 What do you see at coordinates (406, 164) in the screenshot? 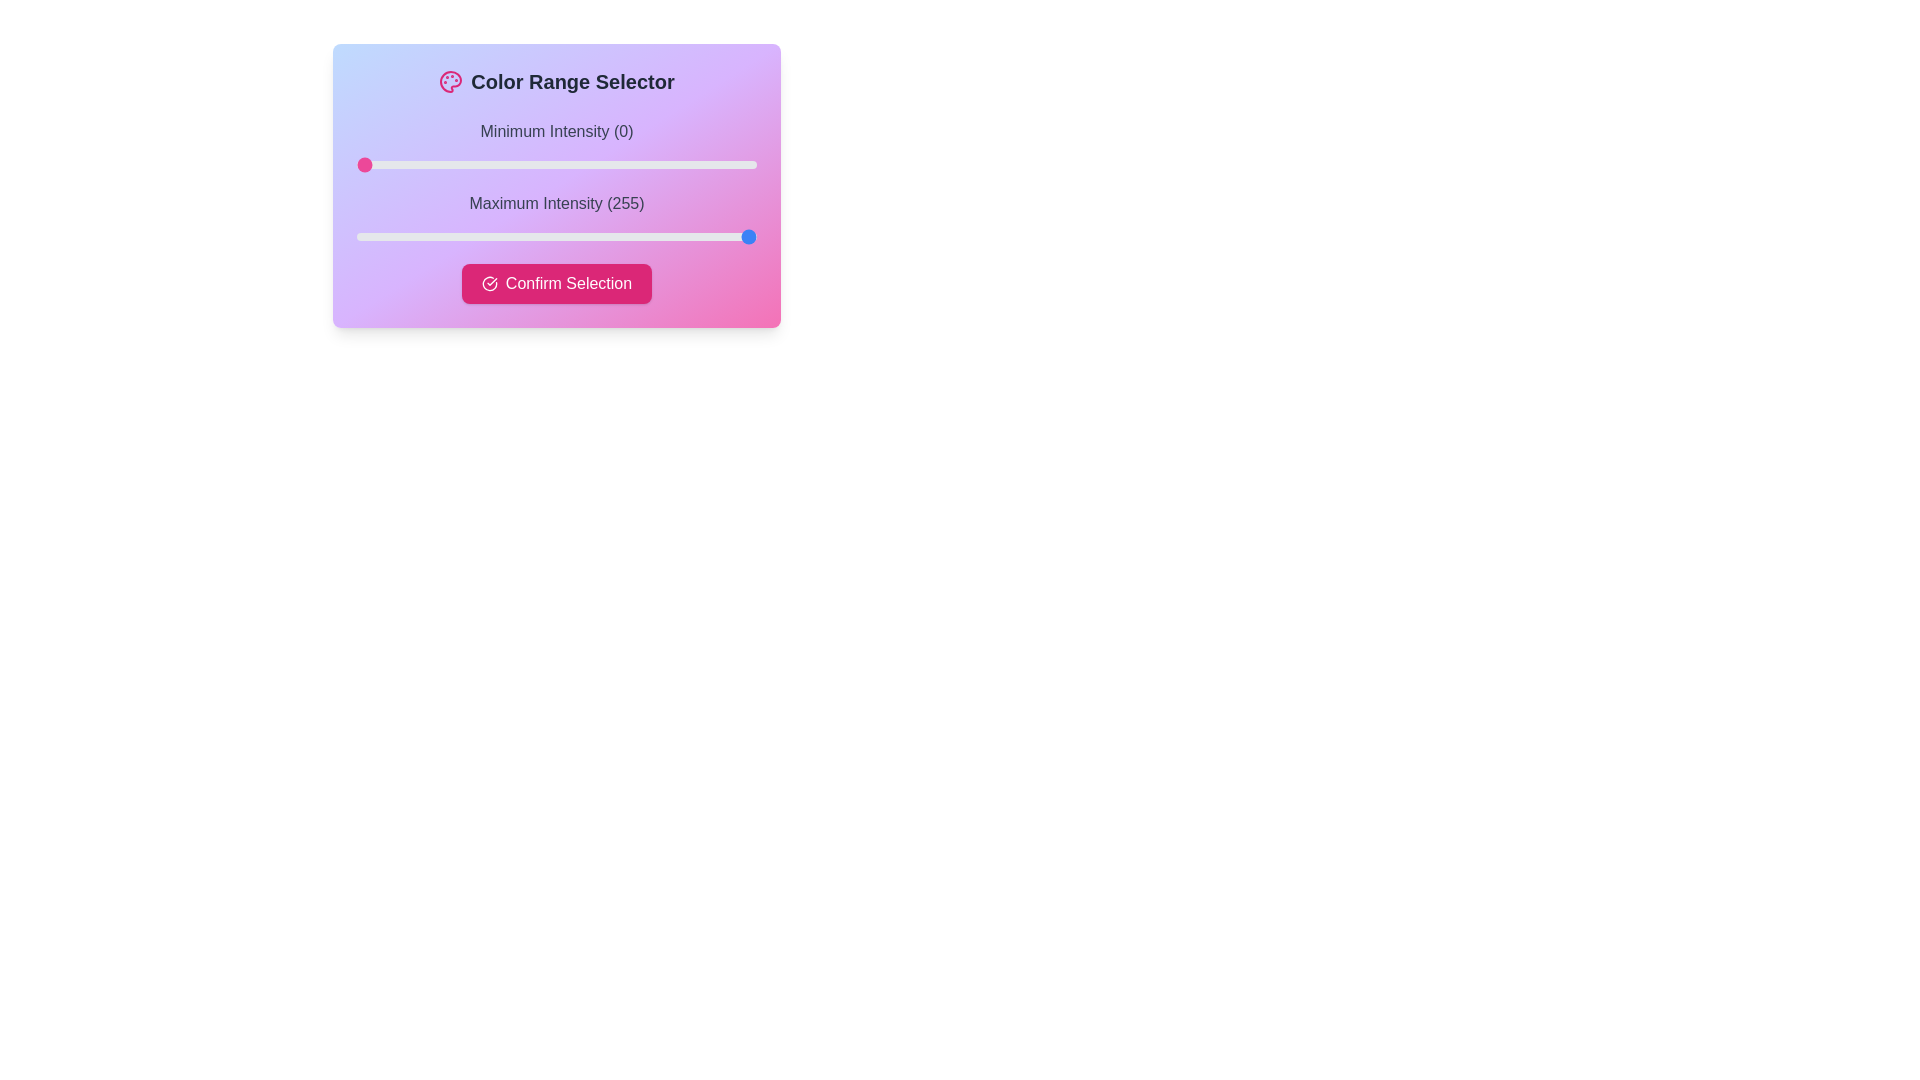
I see `the slider to set the intensity to 32` at bounding box center [406, 164].